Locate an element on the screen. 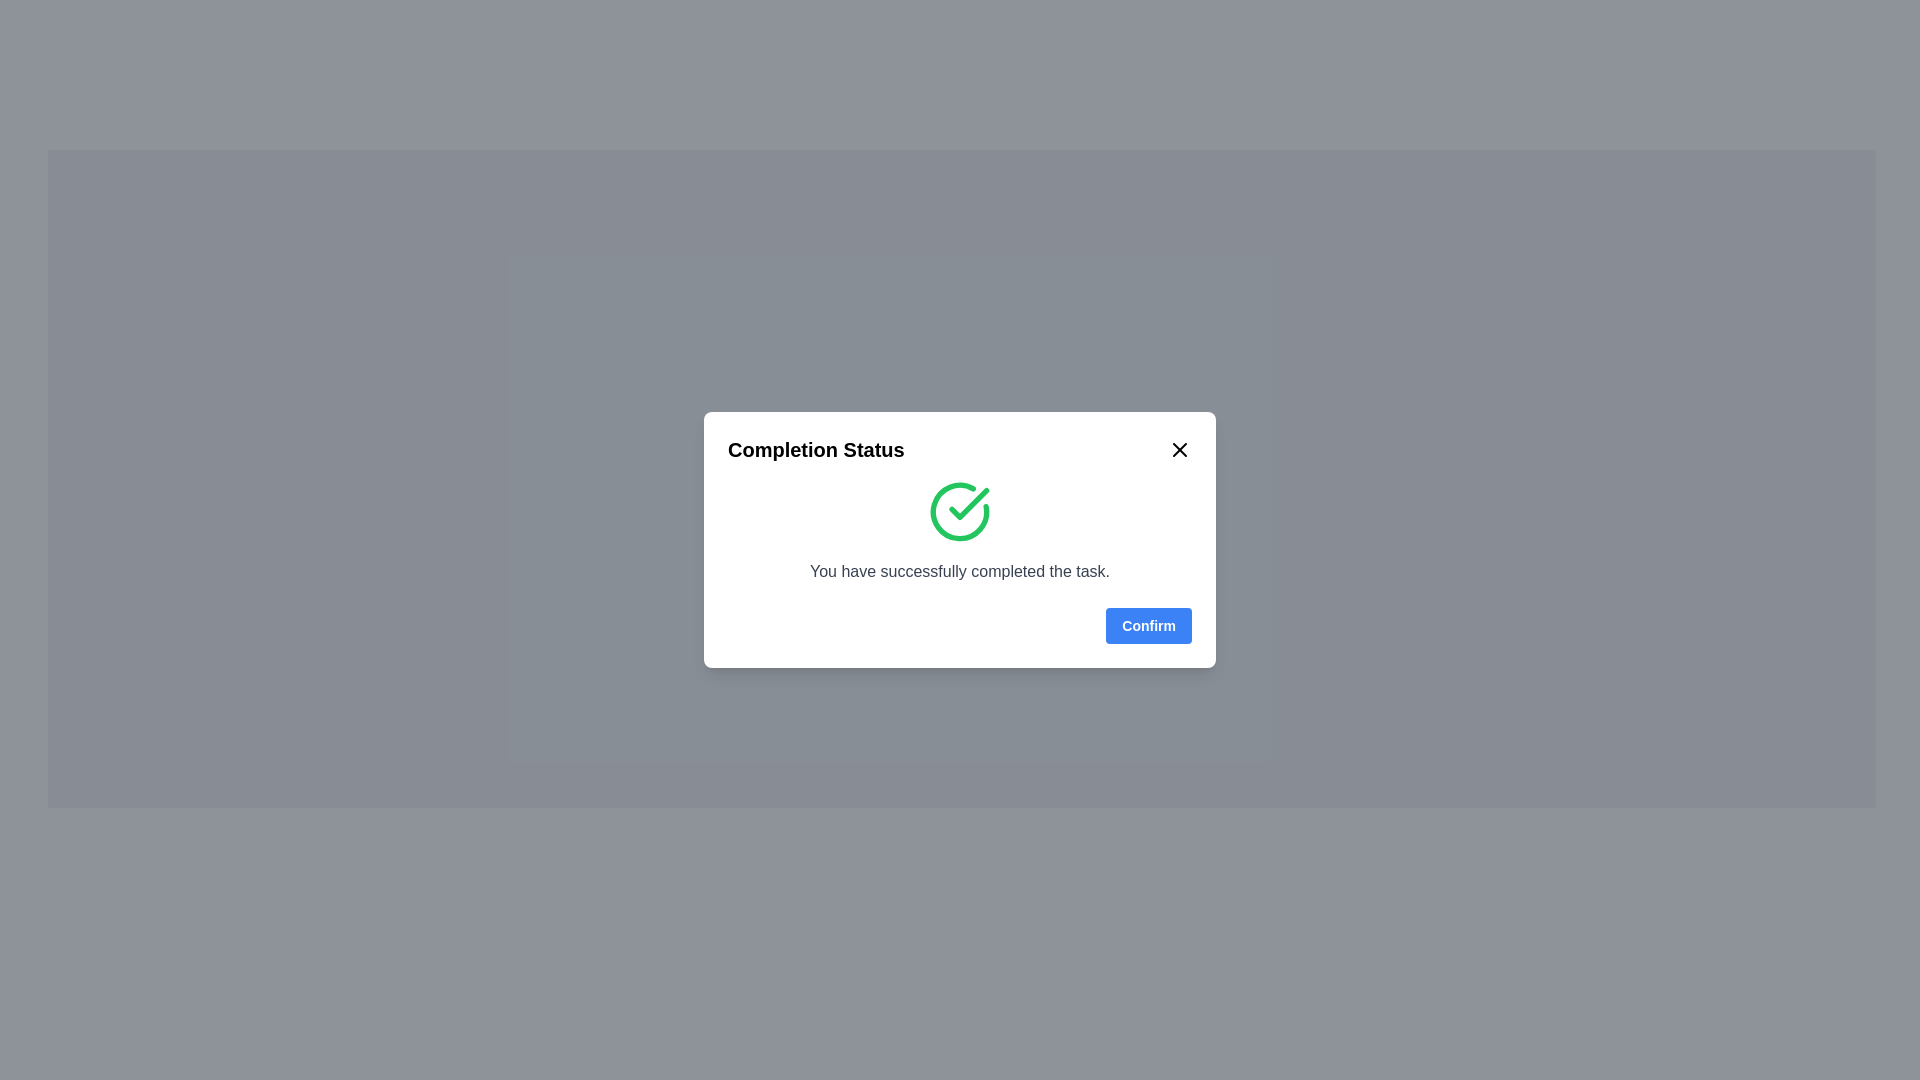 Image resolution: width=1920 pixels, height=1080 pixels. the Checkmark icon within a circle, which indicates successful task completion, positioned above the message 'You have successfully completed the task.' is located at coordinates (960, 511).